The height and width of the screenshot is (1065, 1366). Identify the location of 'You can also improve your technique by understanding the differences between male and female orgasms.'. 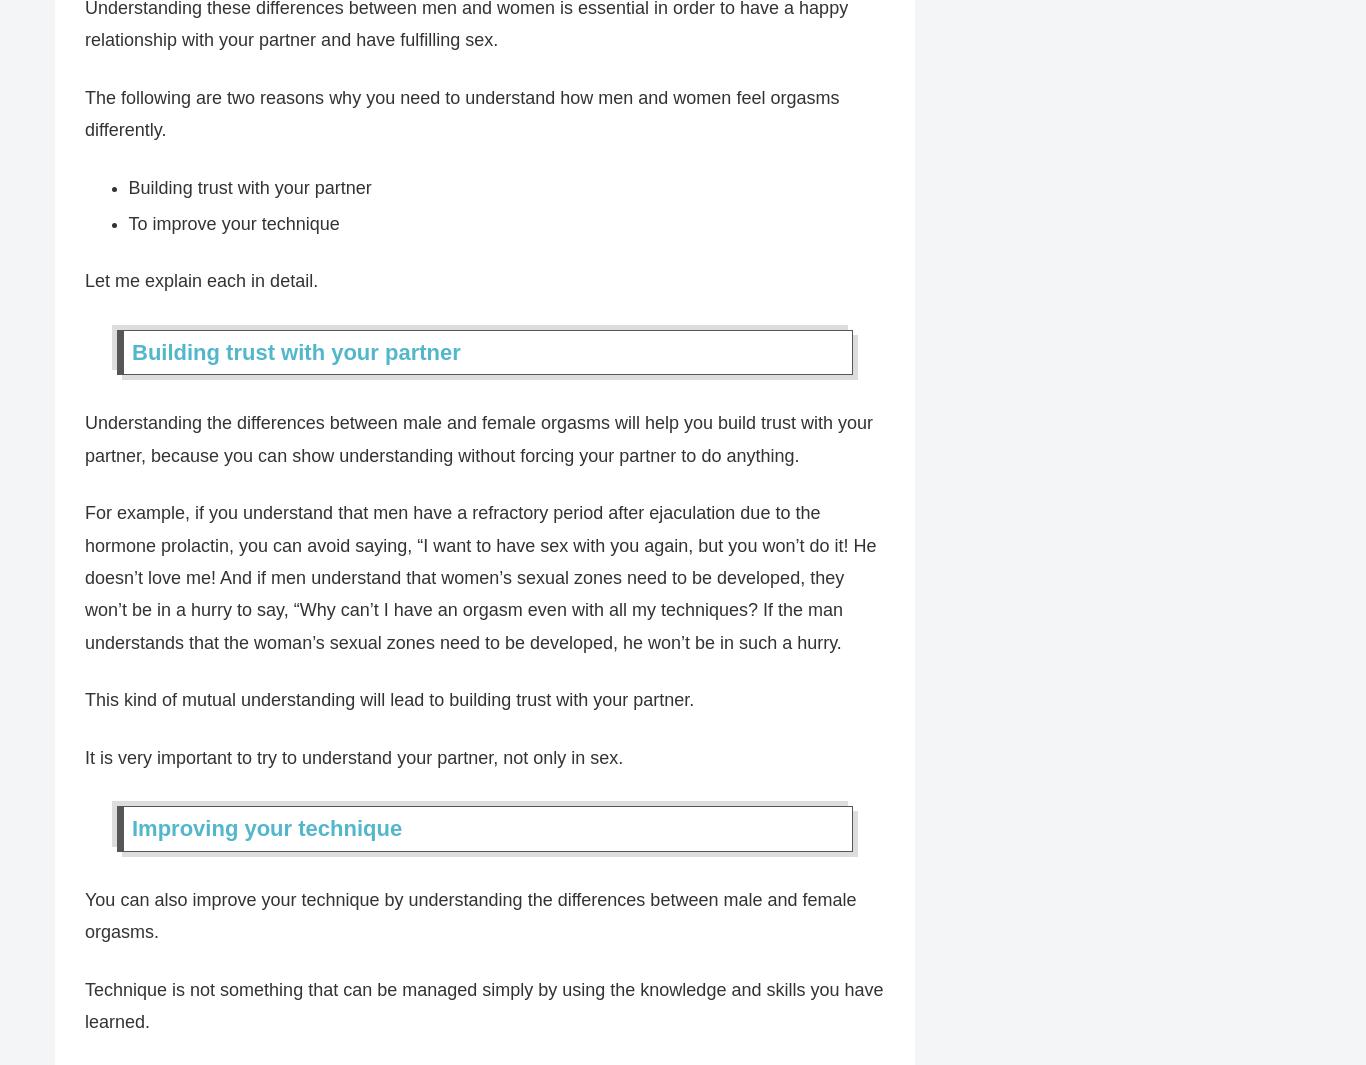
(470, 916).